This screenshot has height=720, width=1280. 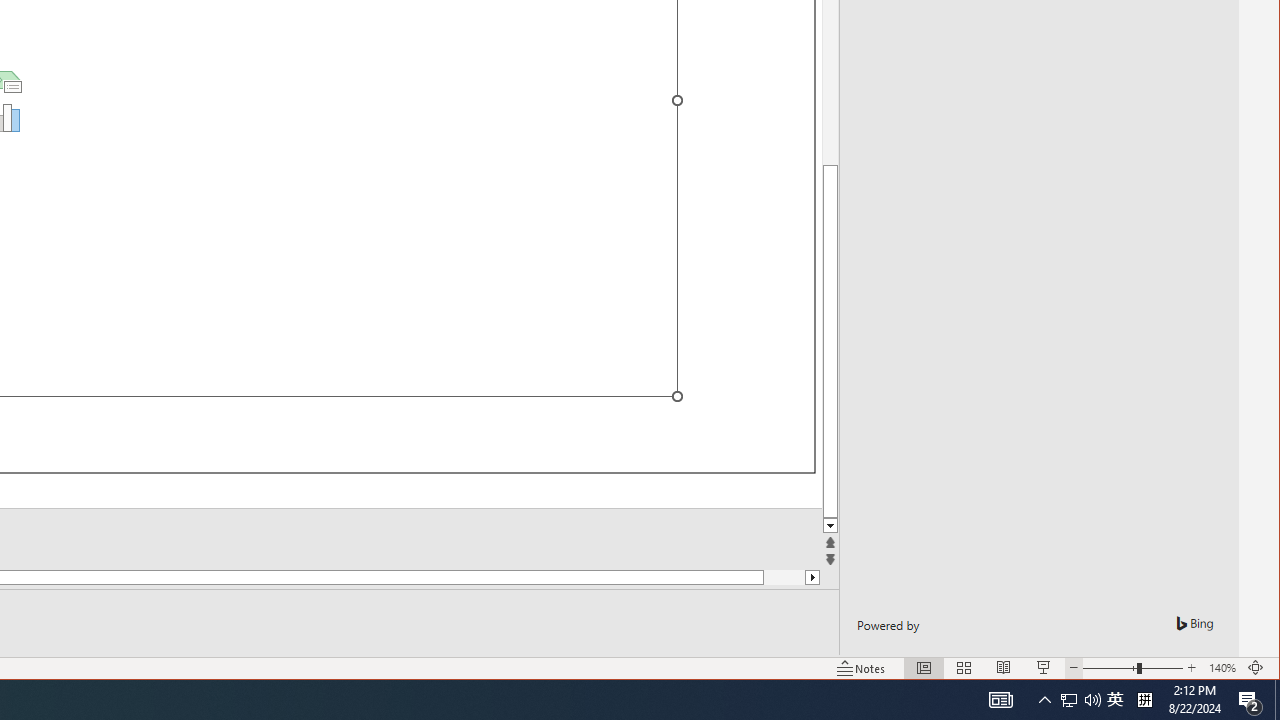 I want to click on 'User Promoted Notification Area', so click(x=1068, y=698).